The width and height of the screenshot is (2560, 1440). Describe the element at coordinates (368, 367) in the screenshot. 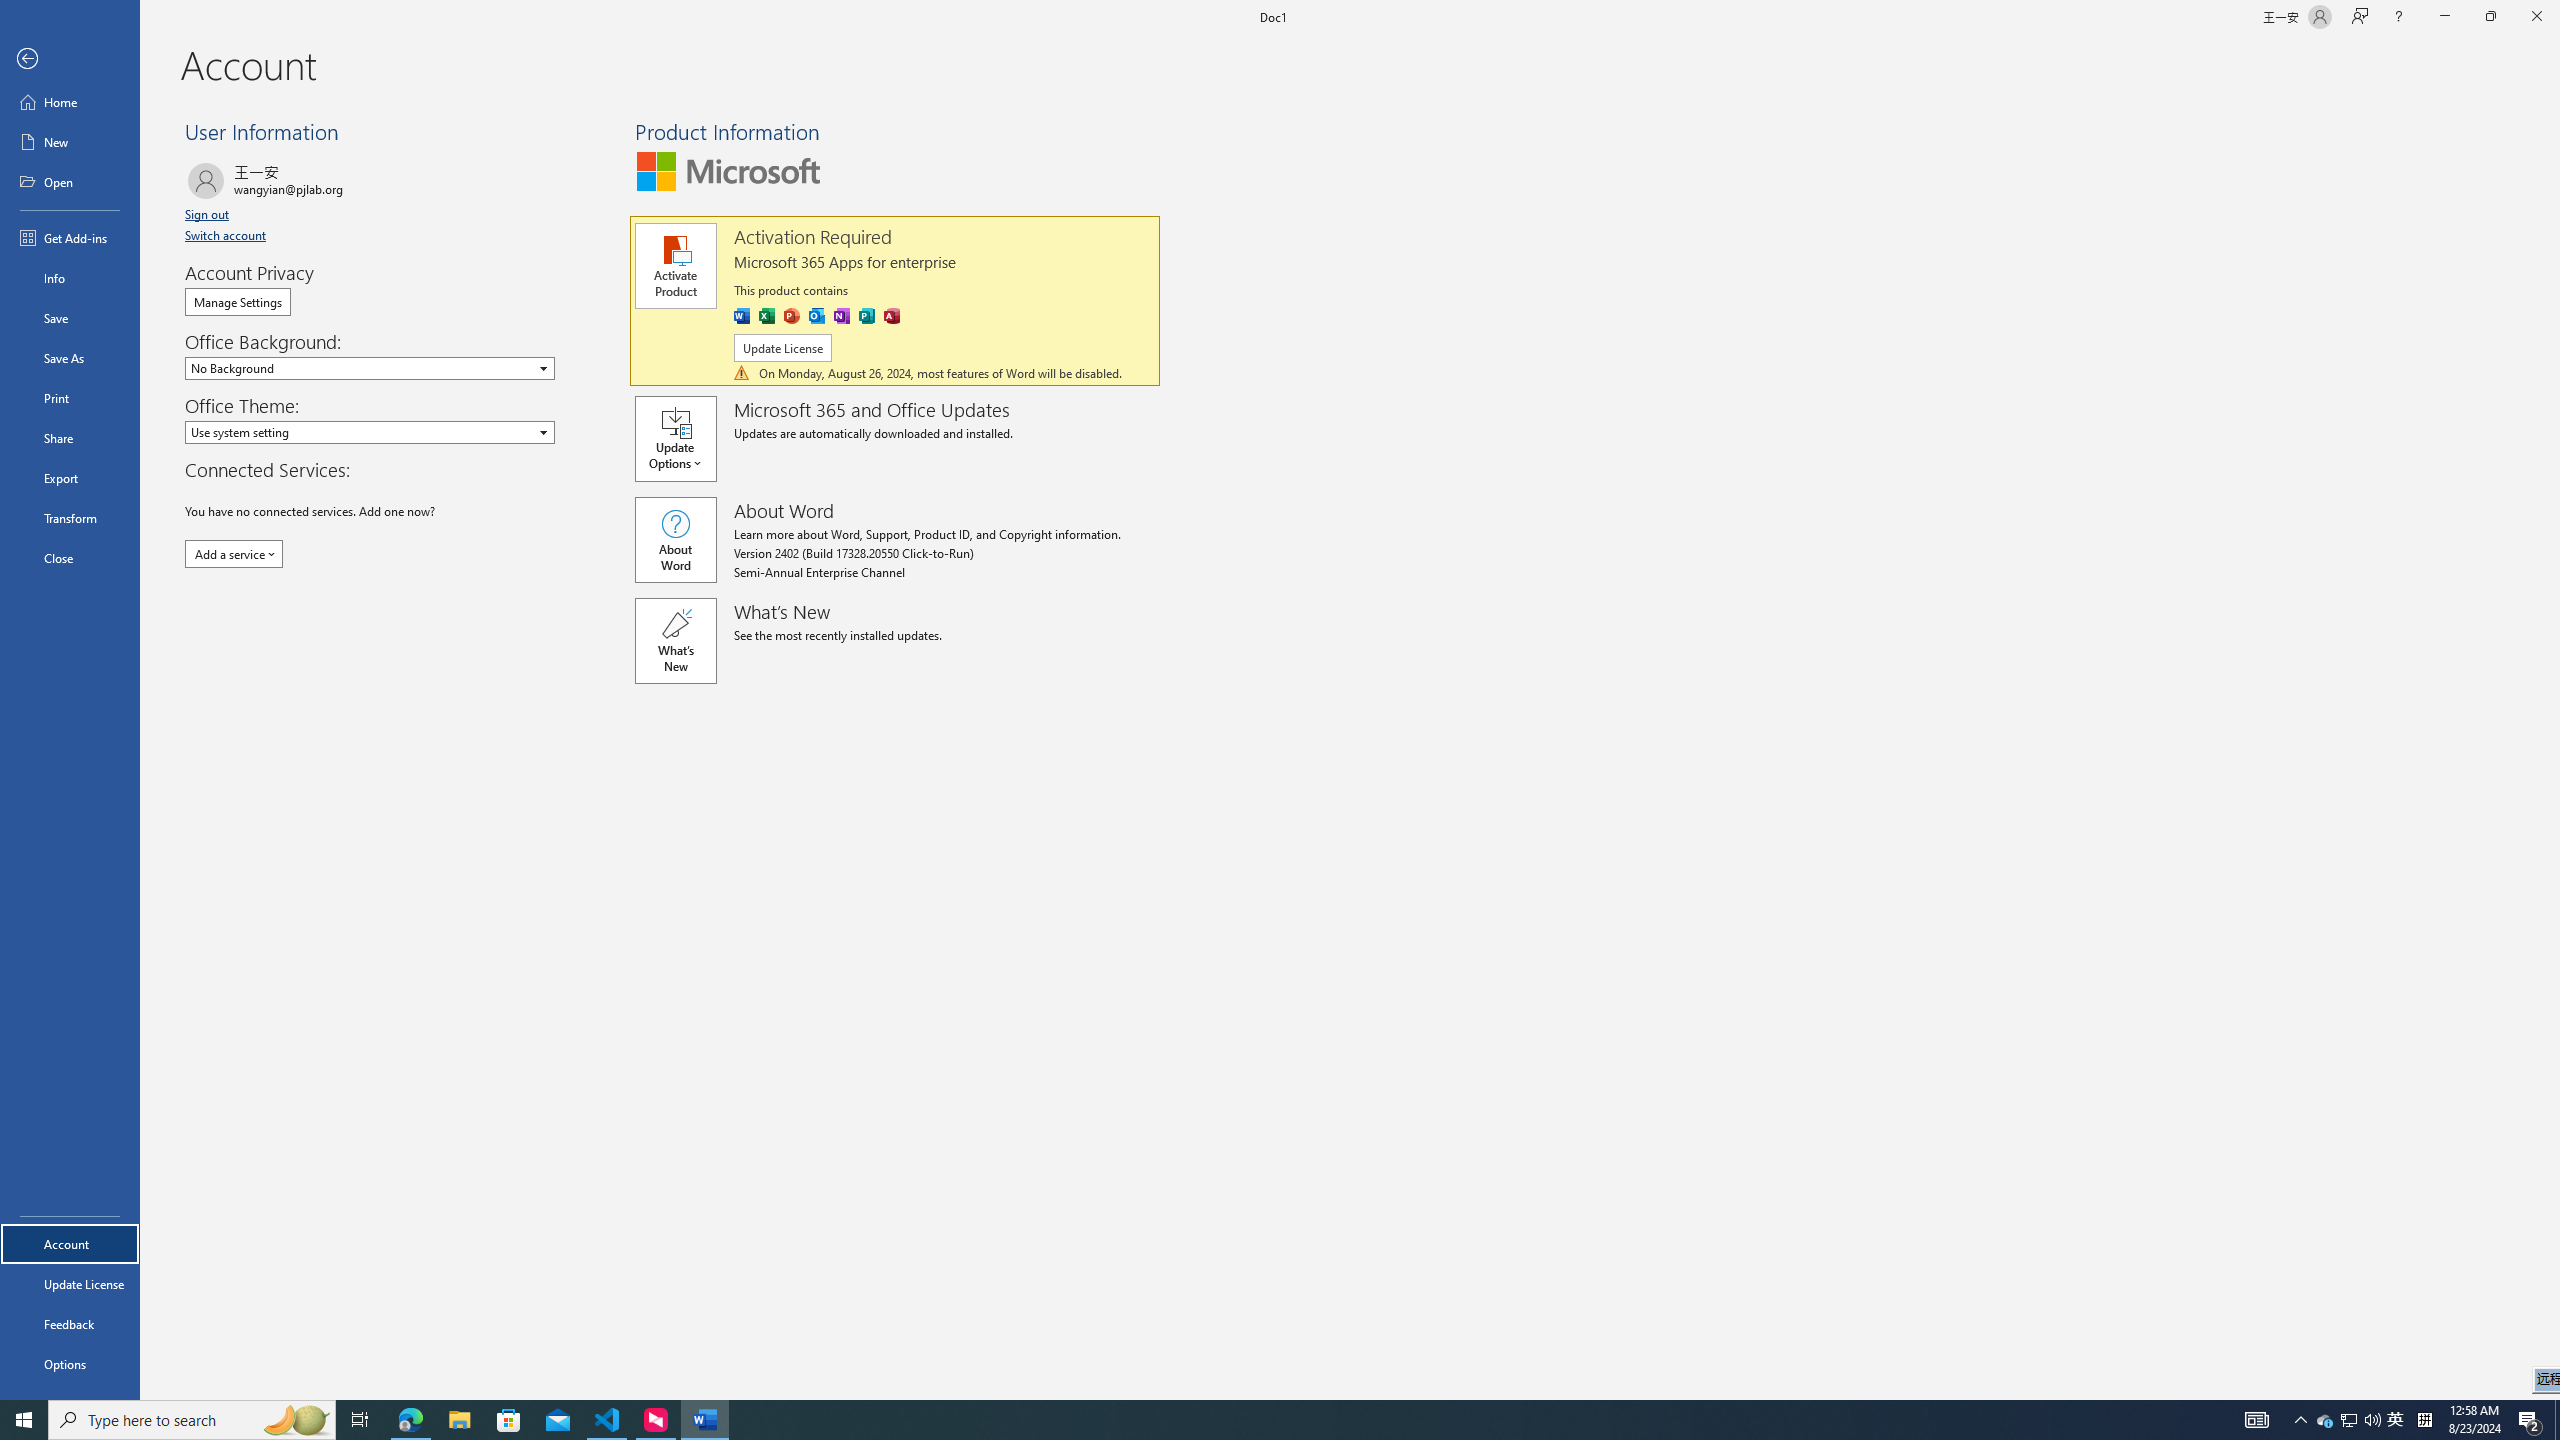

I see `'Office Background'` at that location.